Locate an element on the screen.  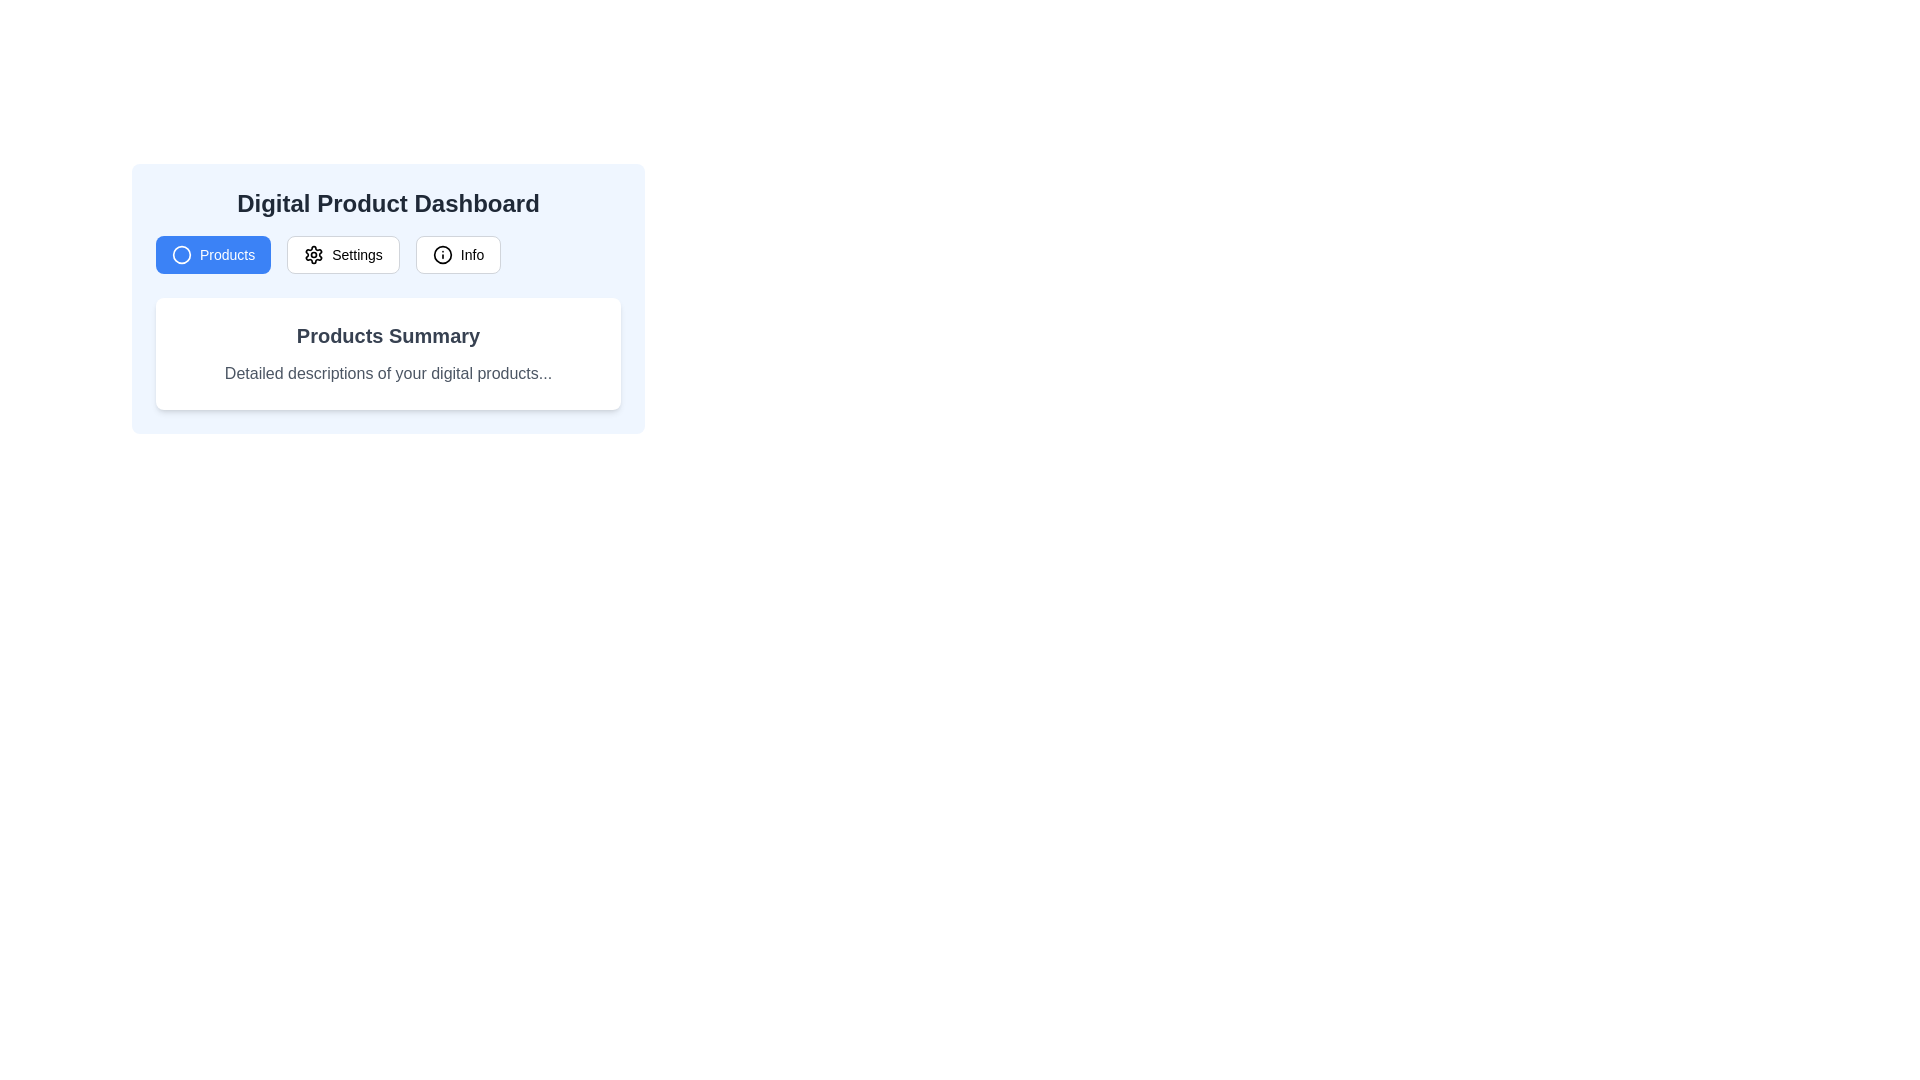
the circular info icon located between the settings icon and the descriptive text labeled 'Info' is located at coordinates (441, 253).